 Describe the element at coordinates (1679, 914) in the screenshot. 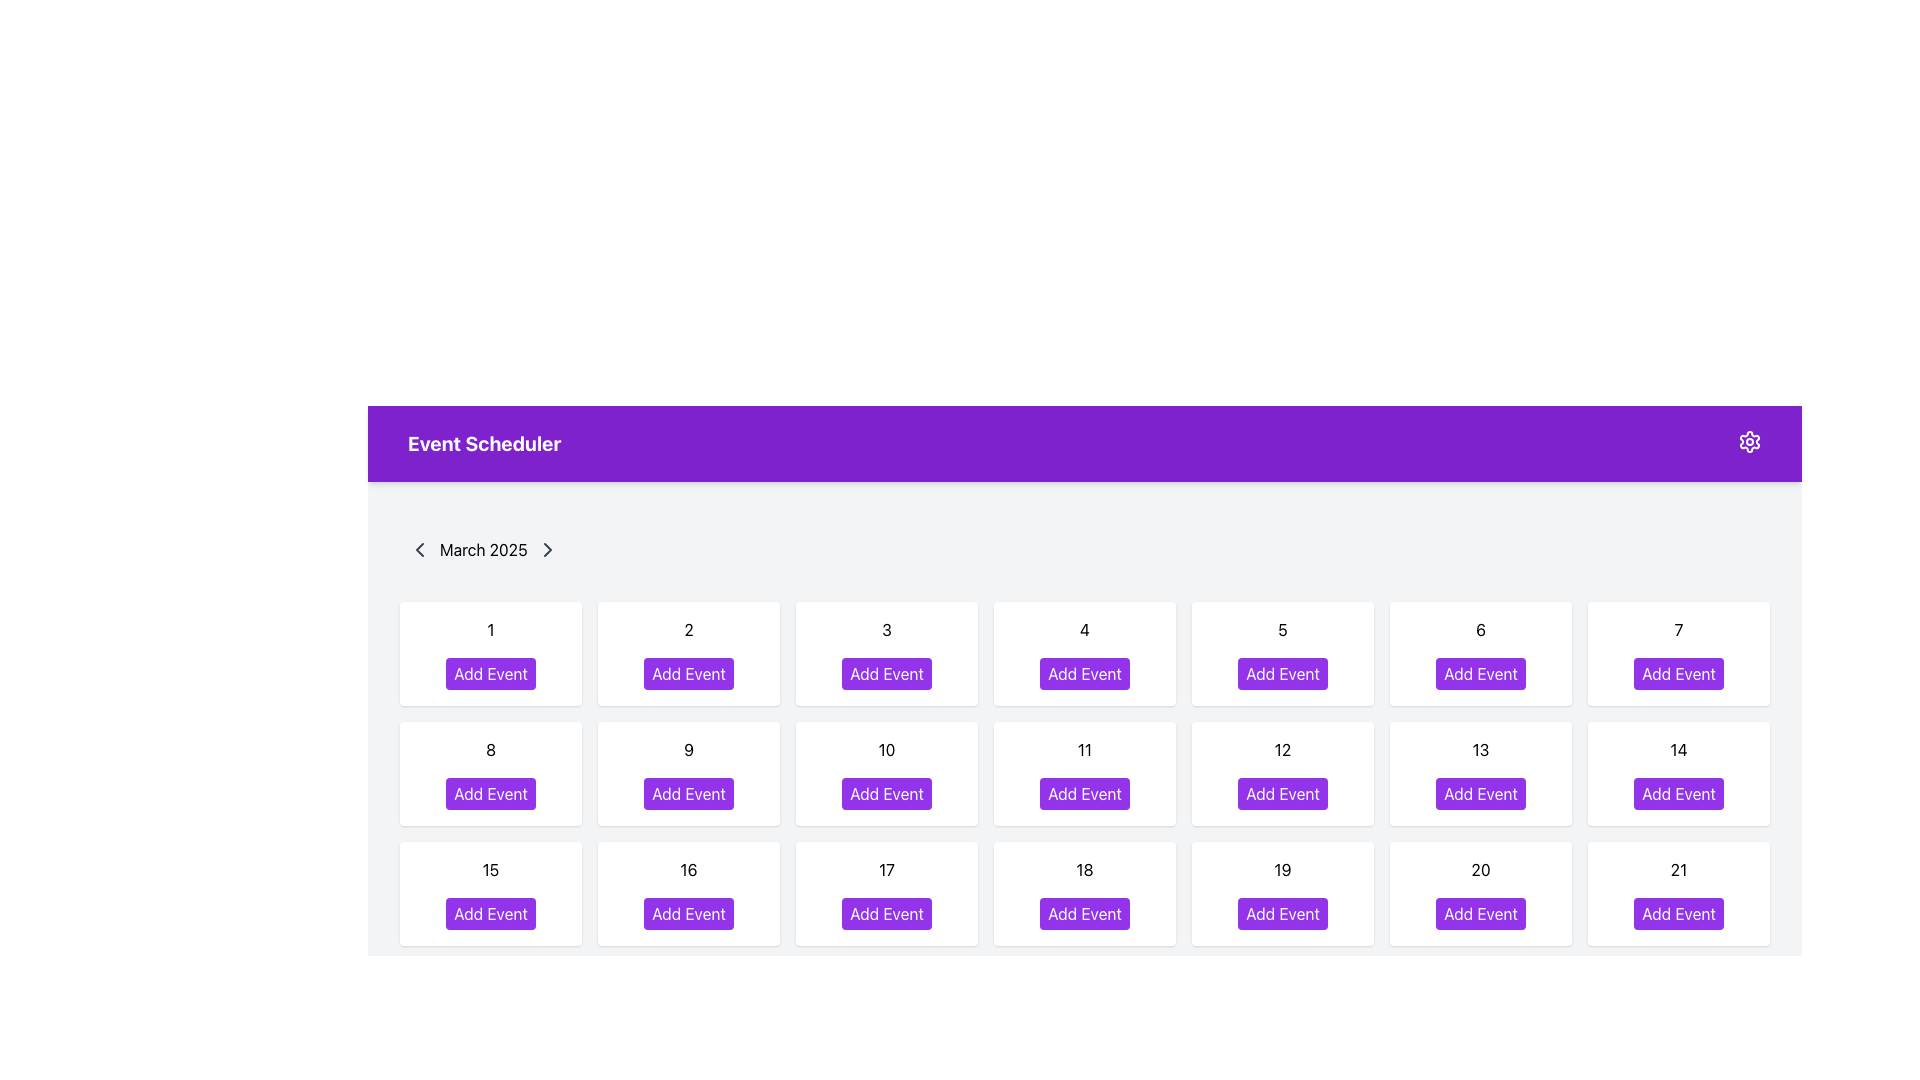

I see `the 'Add Event' button, which is a rectangular button with a purple background and rounded corners, located below the calendar date '21' in the grid layout` at that location.